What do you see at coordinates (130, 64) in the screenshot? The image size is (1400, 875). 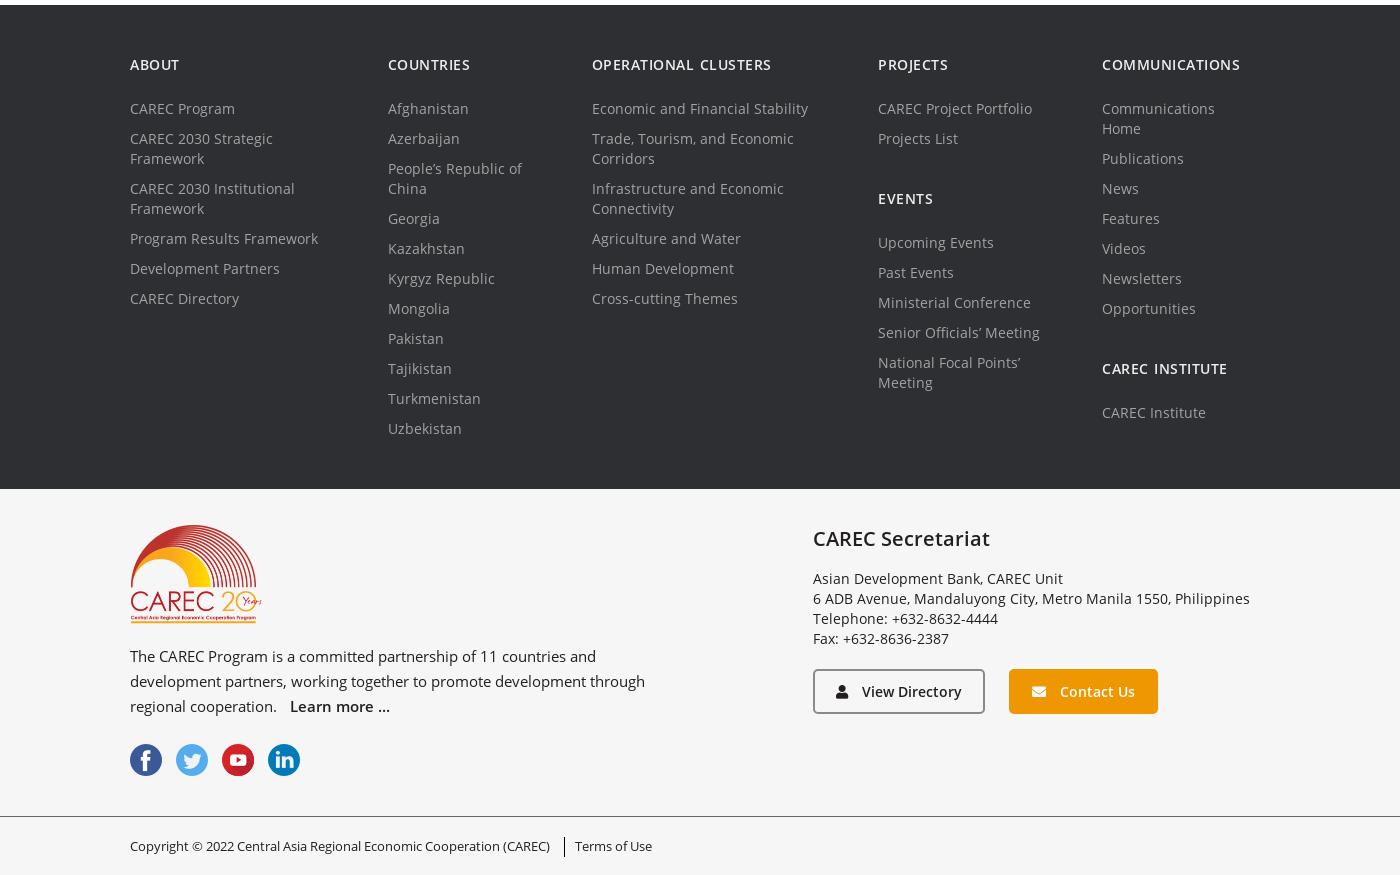 I see `'About'` at bounding box center [130, 64].